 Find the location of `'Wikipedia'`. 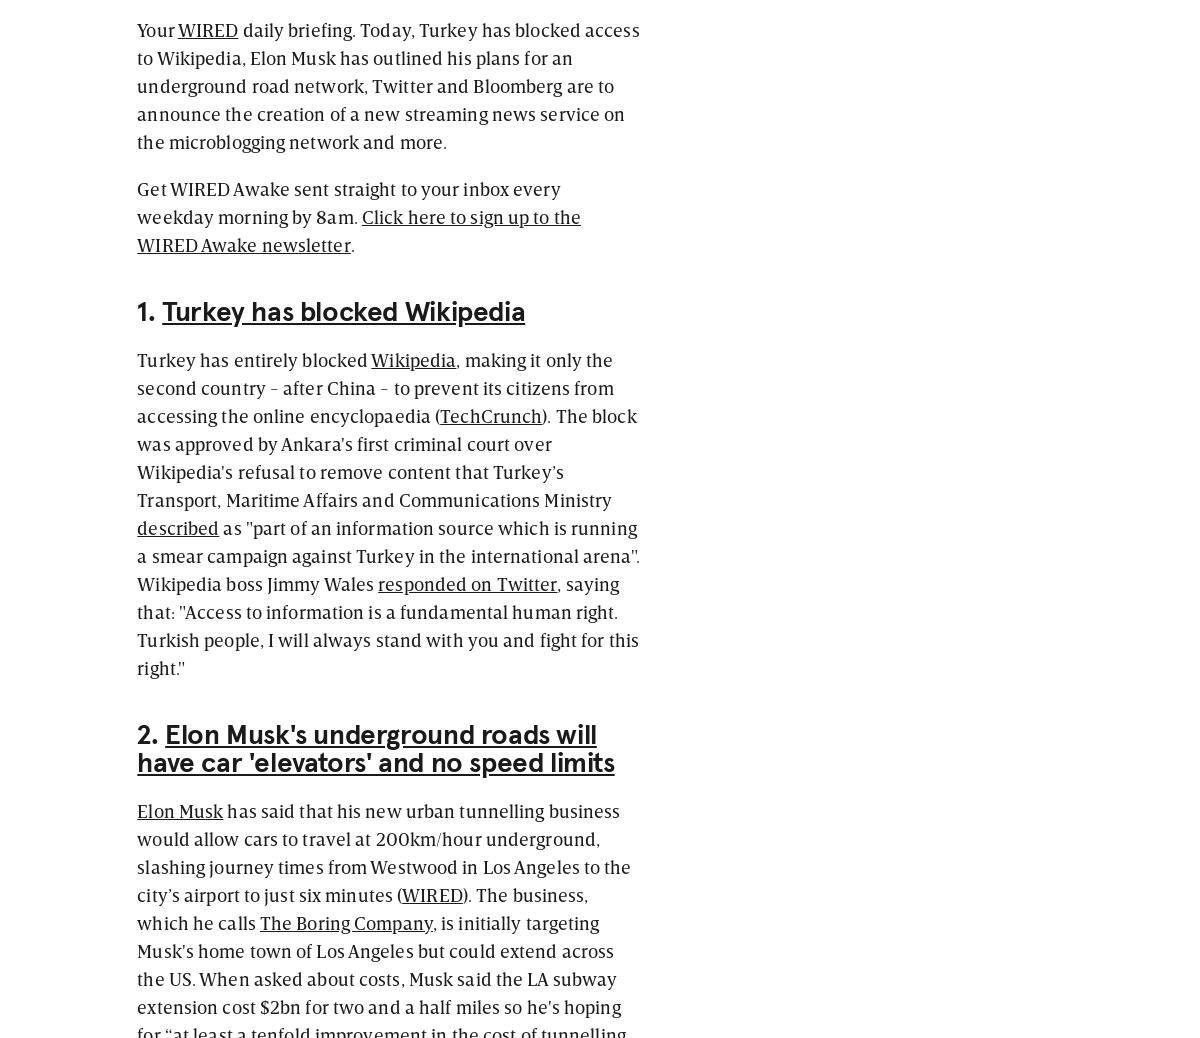

'Wikipedia' is located at coordinates (413, 358).